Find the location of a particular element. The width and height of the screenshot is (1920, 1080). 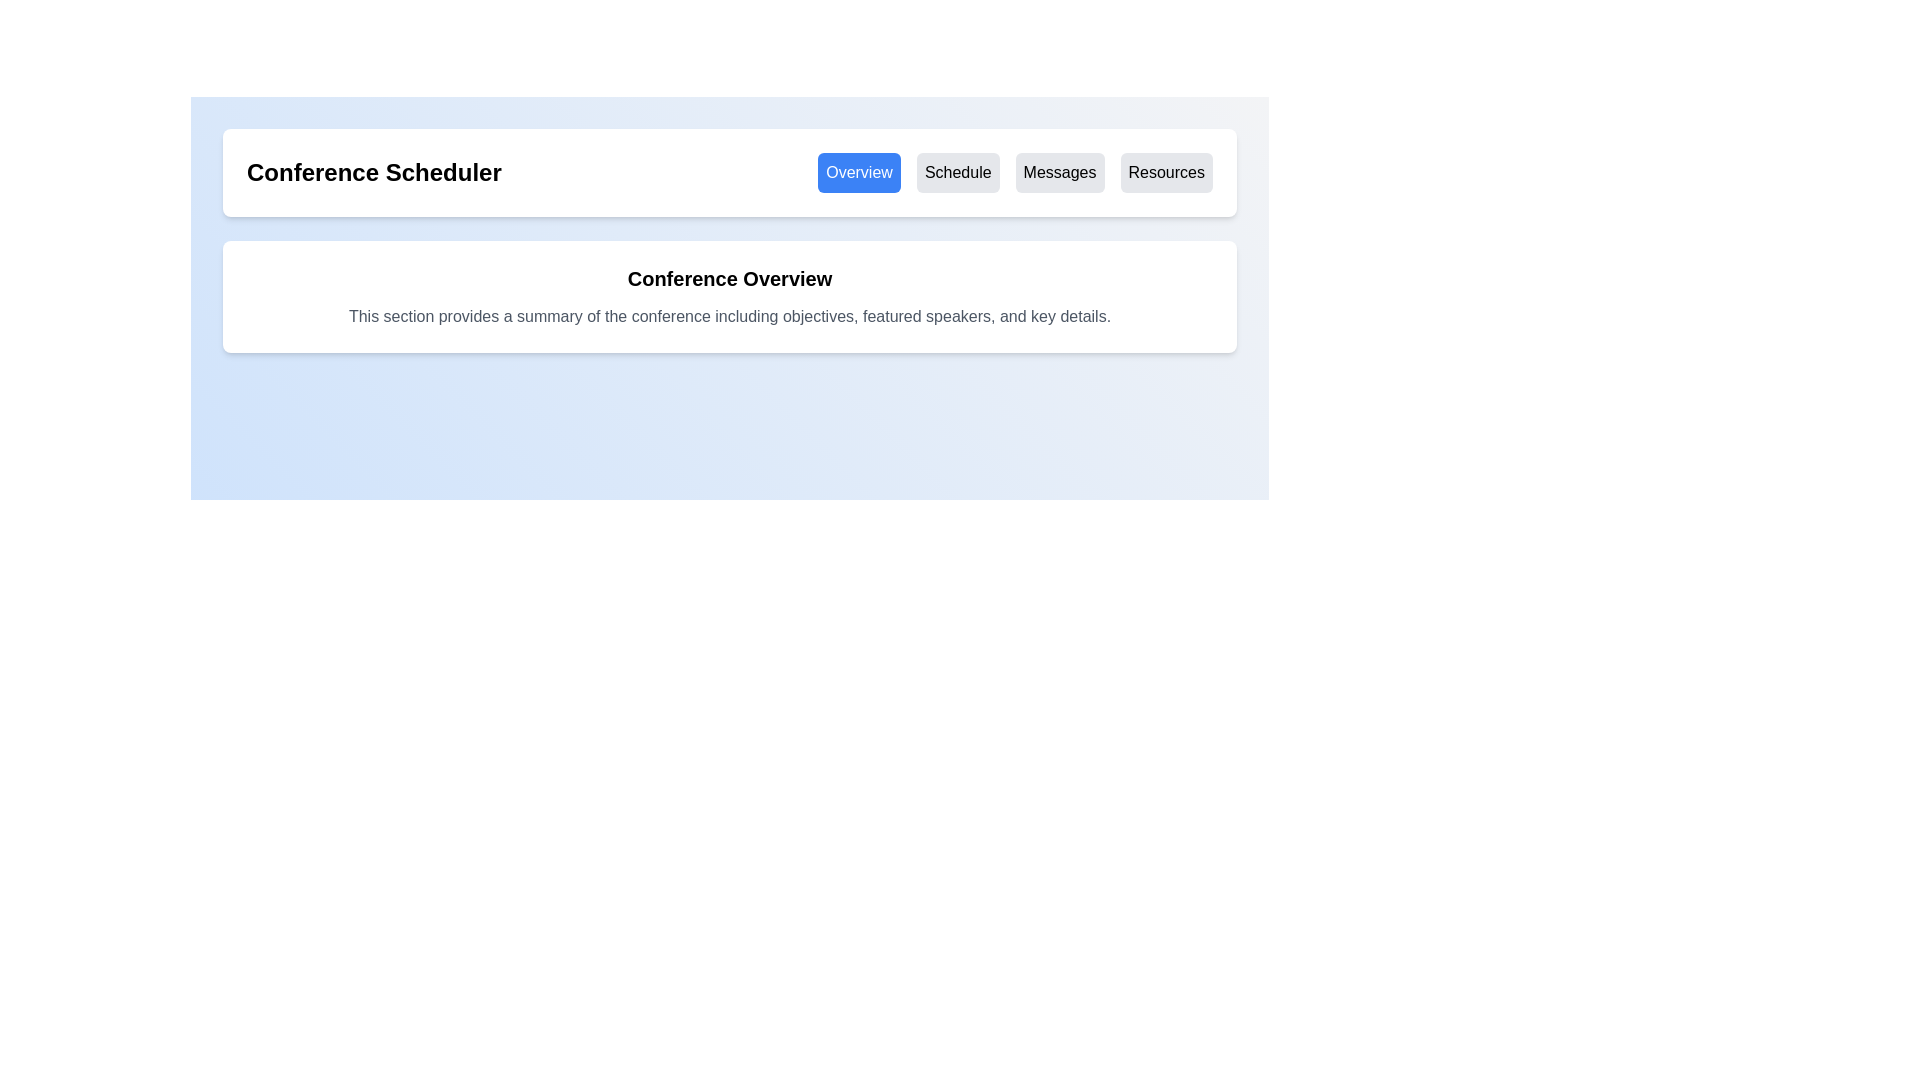

the leftmost button in the horizontal set of four buttons located below the title bar is located at coordinates (859, 172).